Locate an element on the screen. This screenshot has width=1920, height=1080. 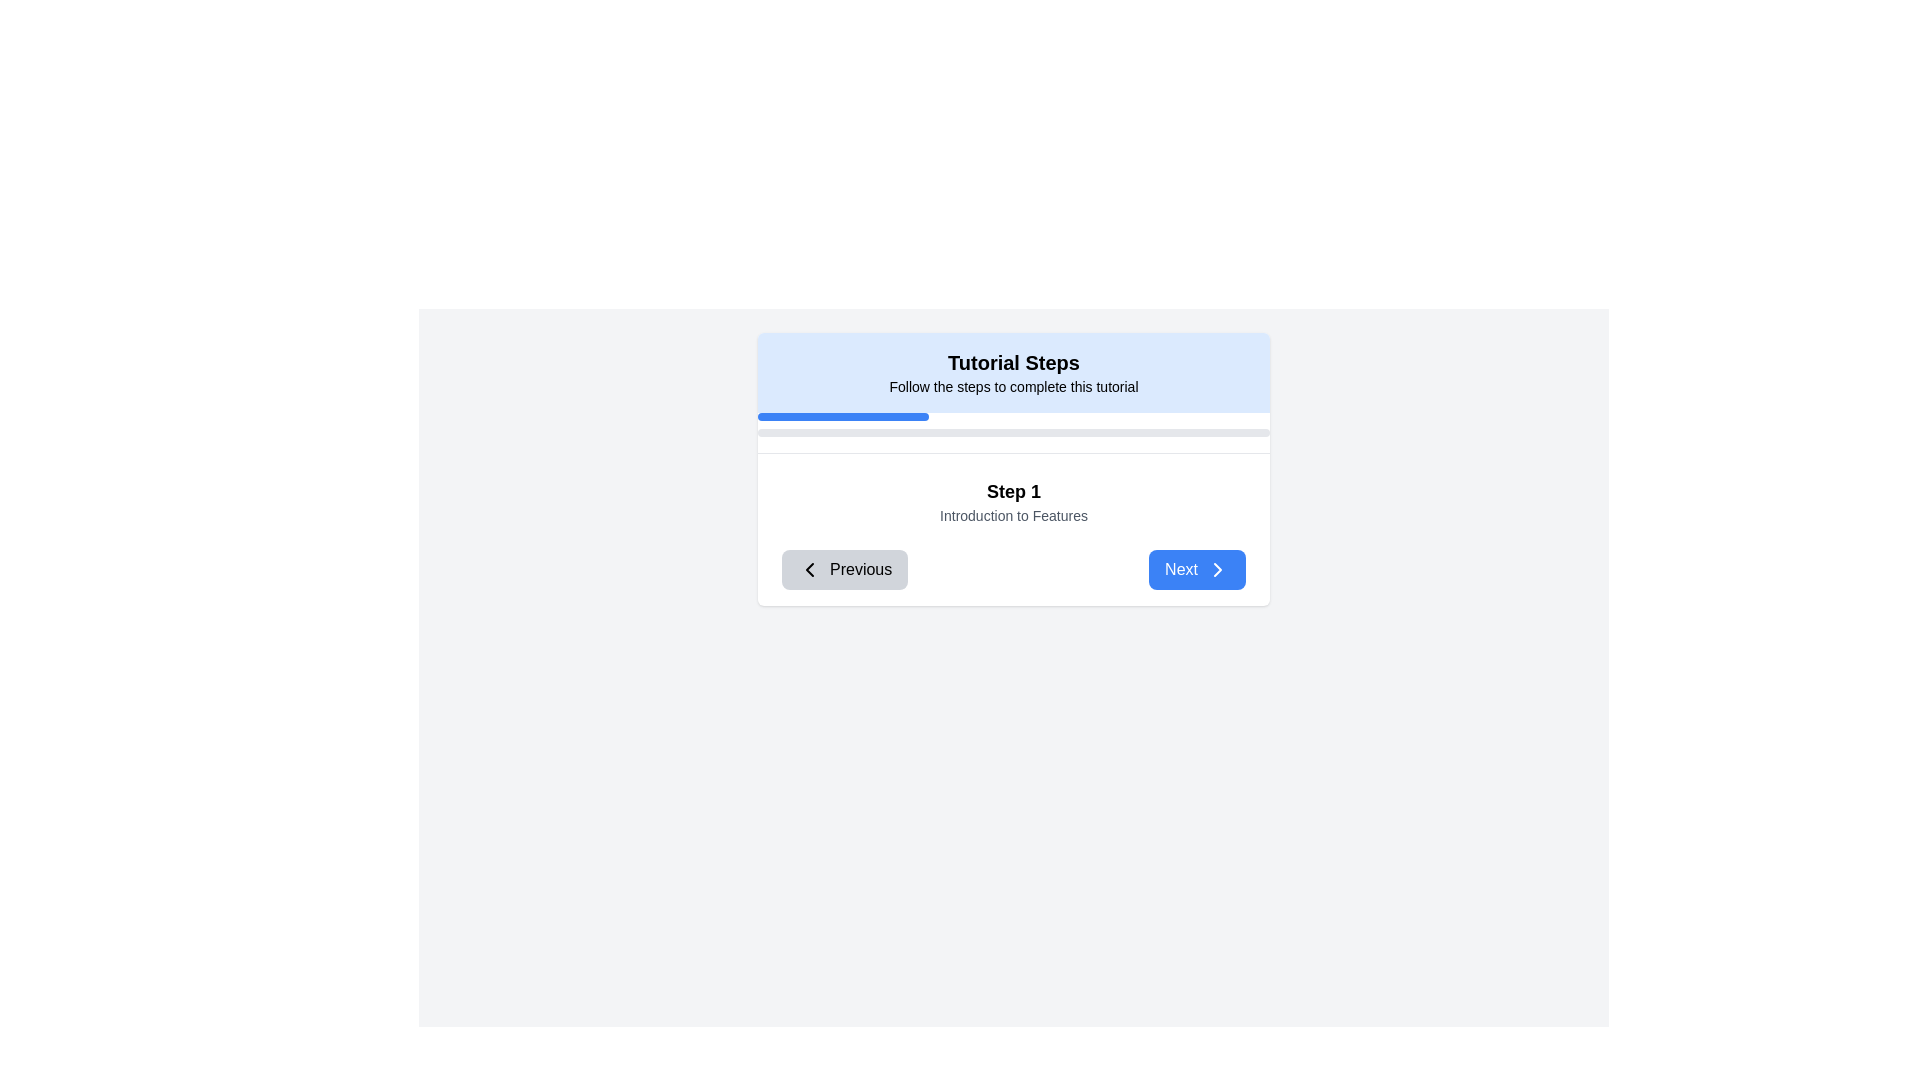
the progress bar completion is located at coordinates (983, 431).